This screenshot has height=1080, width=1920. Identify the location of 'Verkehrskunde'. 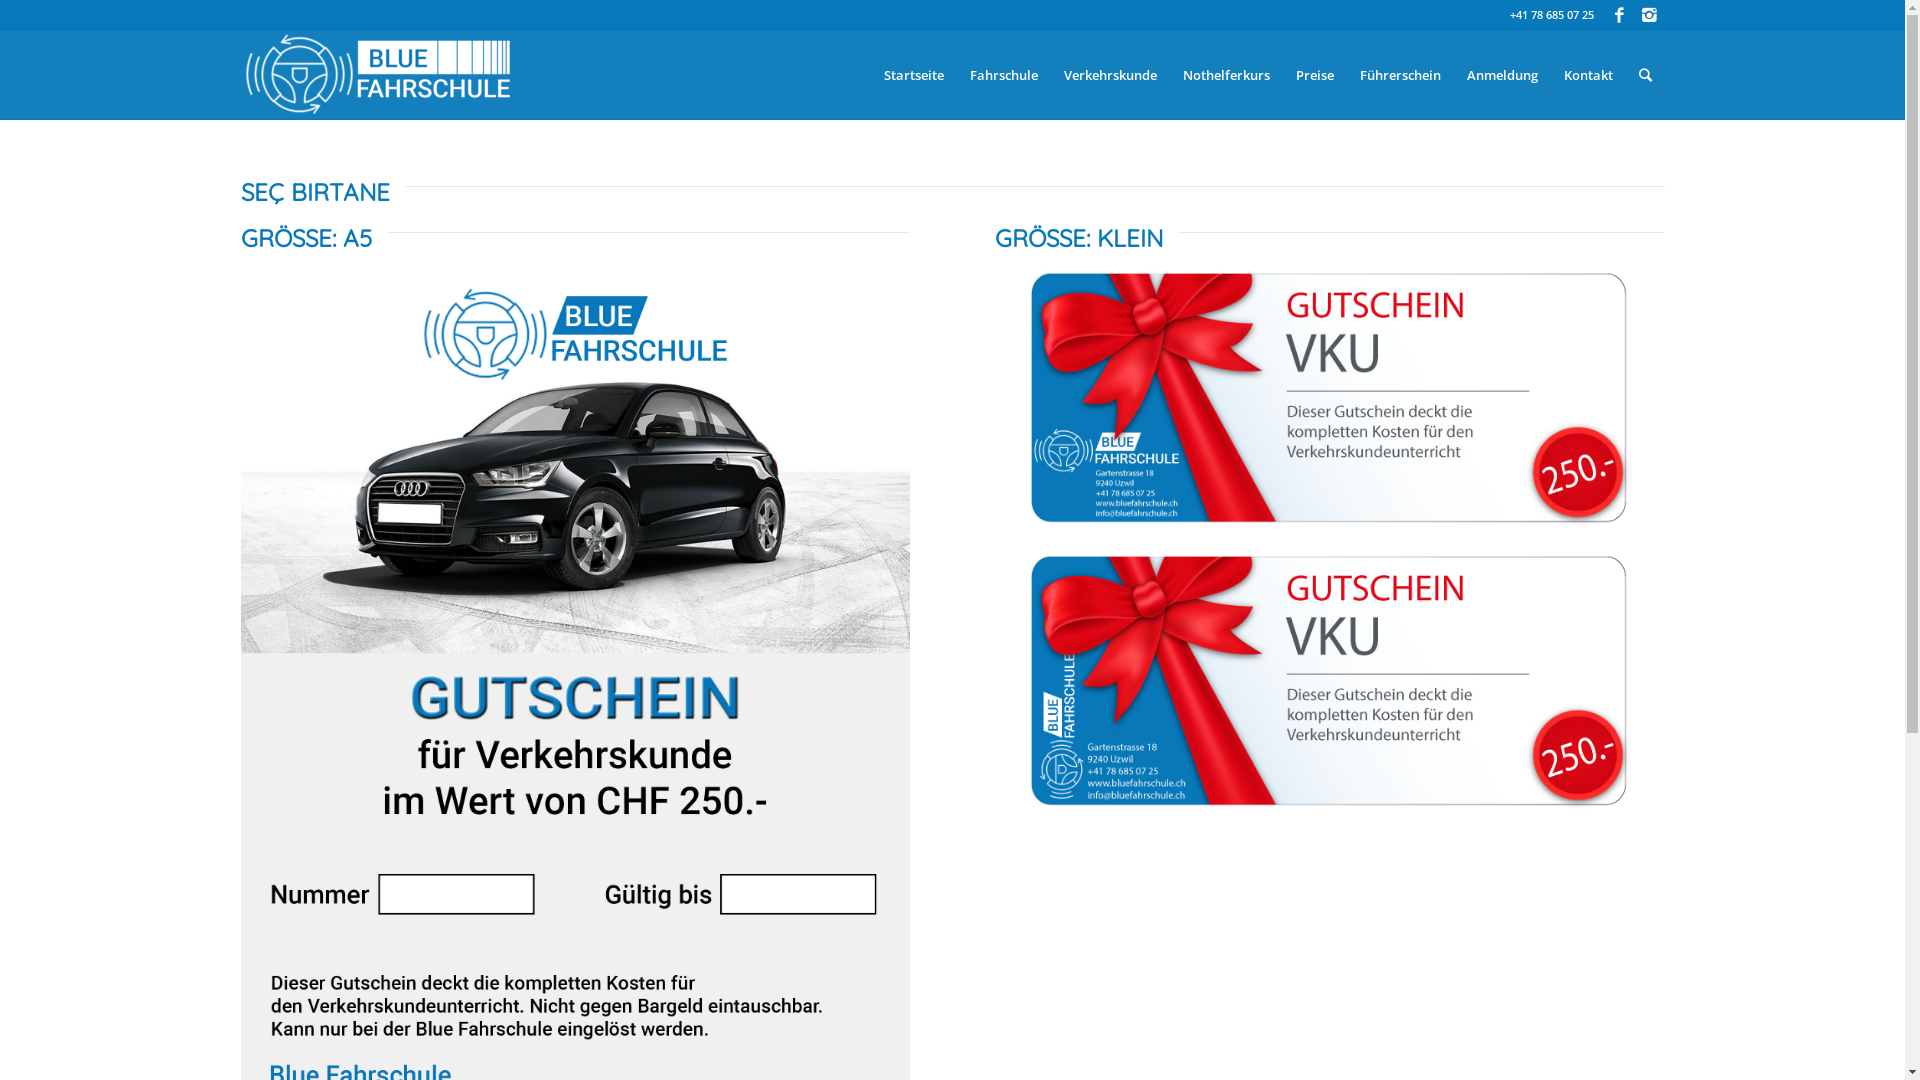
(1049, 73).